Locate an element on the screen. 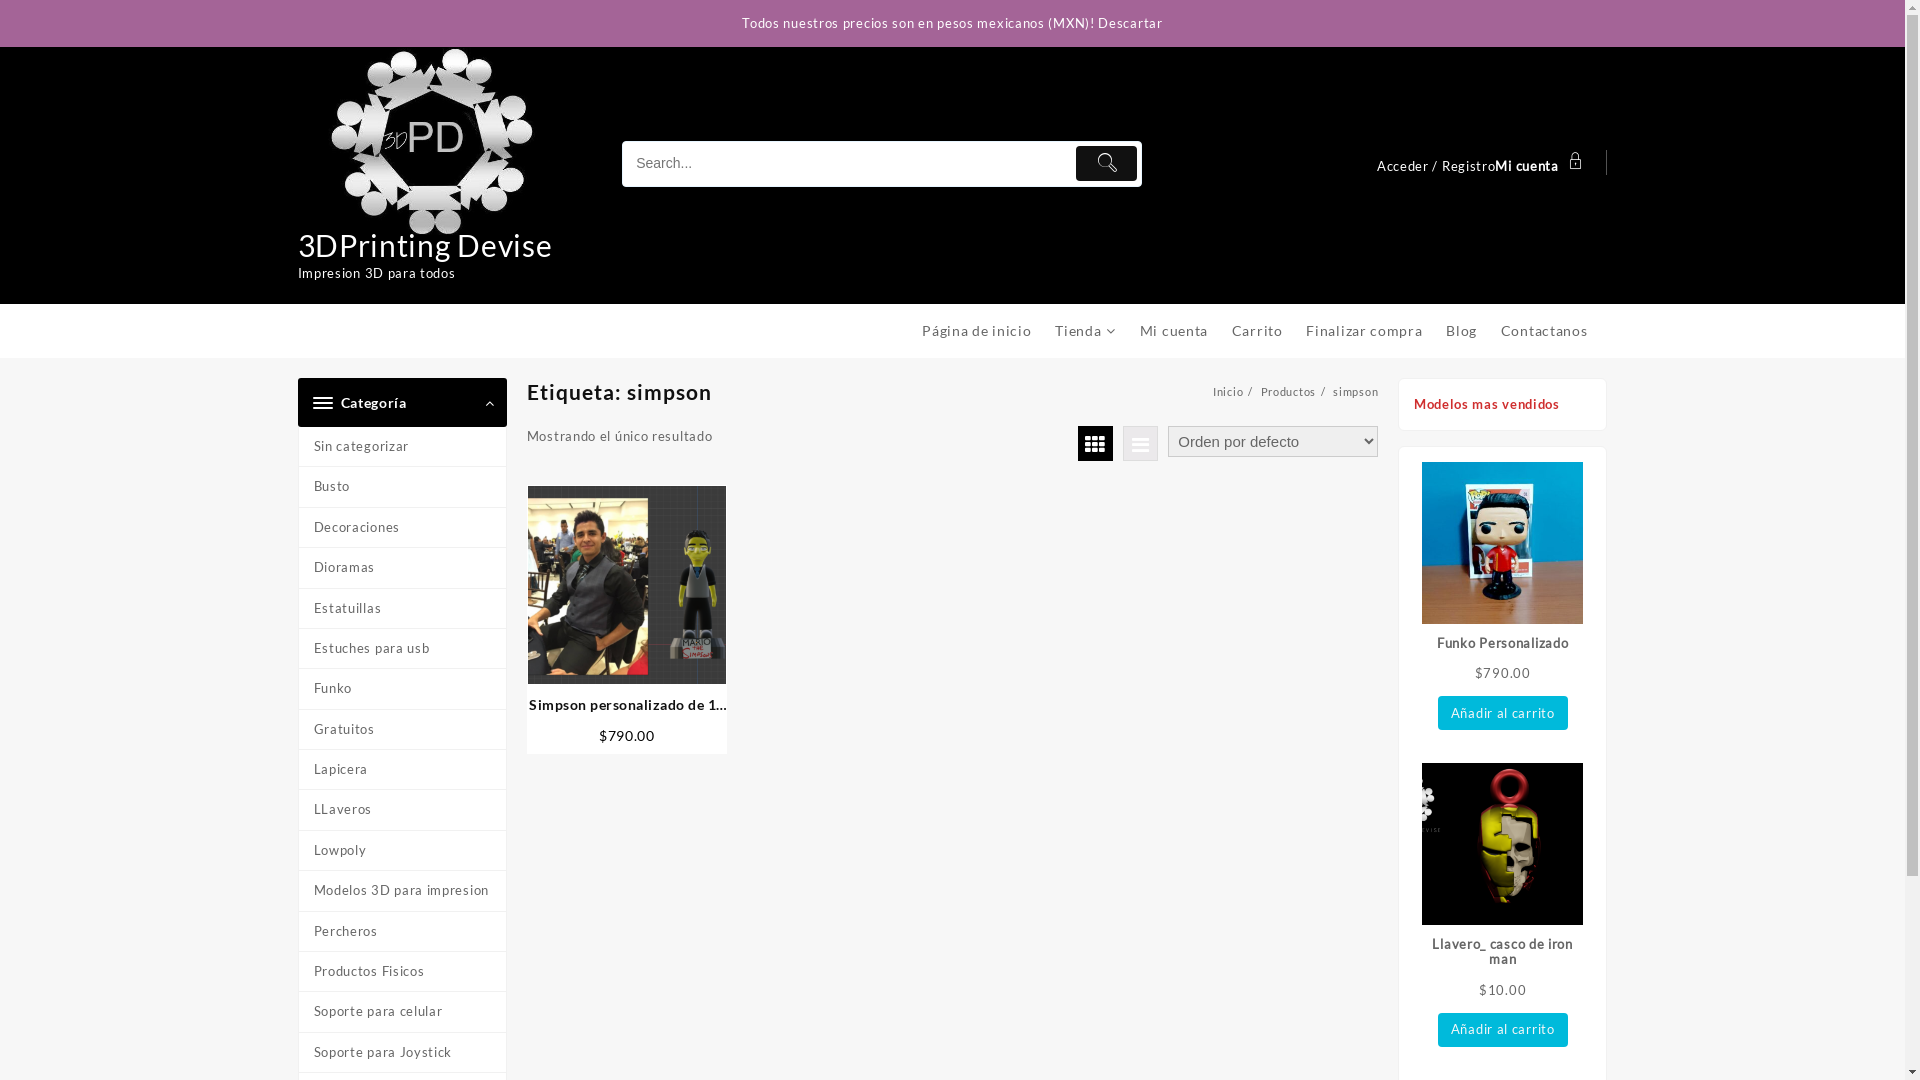  'Lapicera' is located at coordinates (401, 769).